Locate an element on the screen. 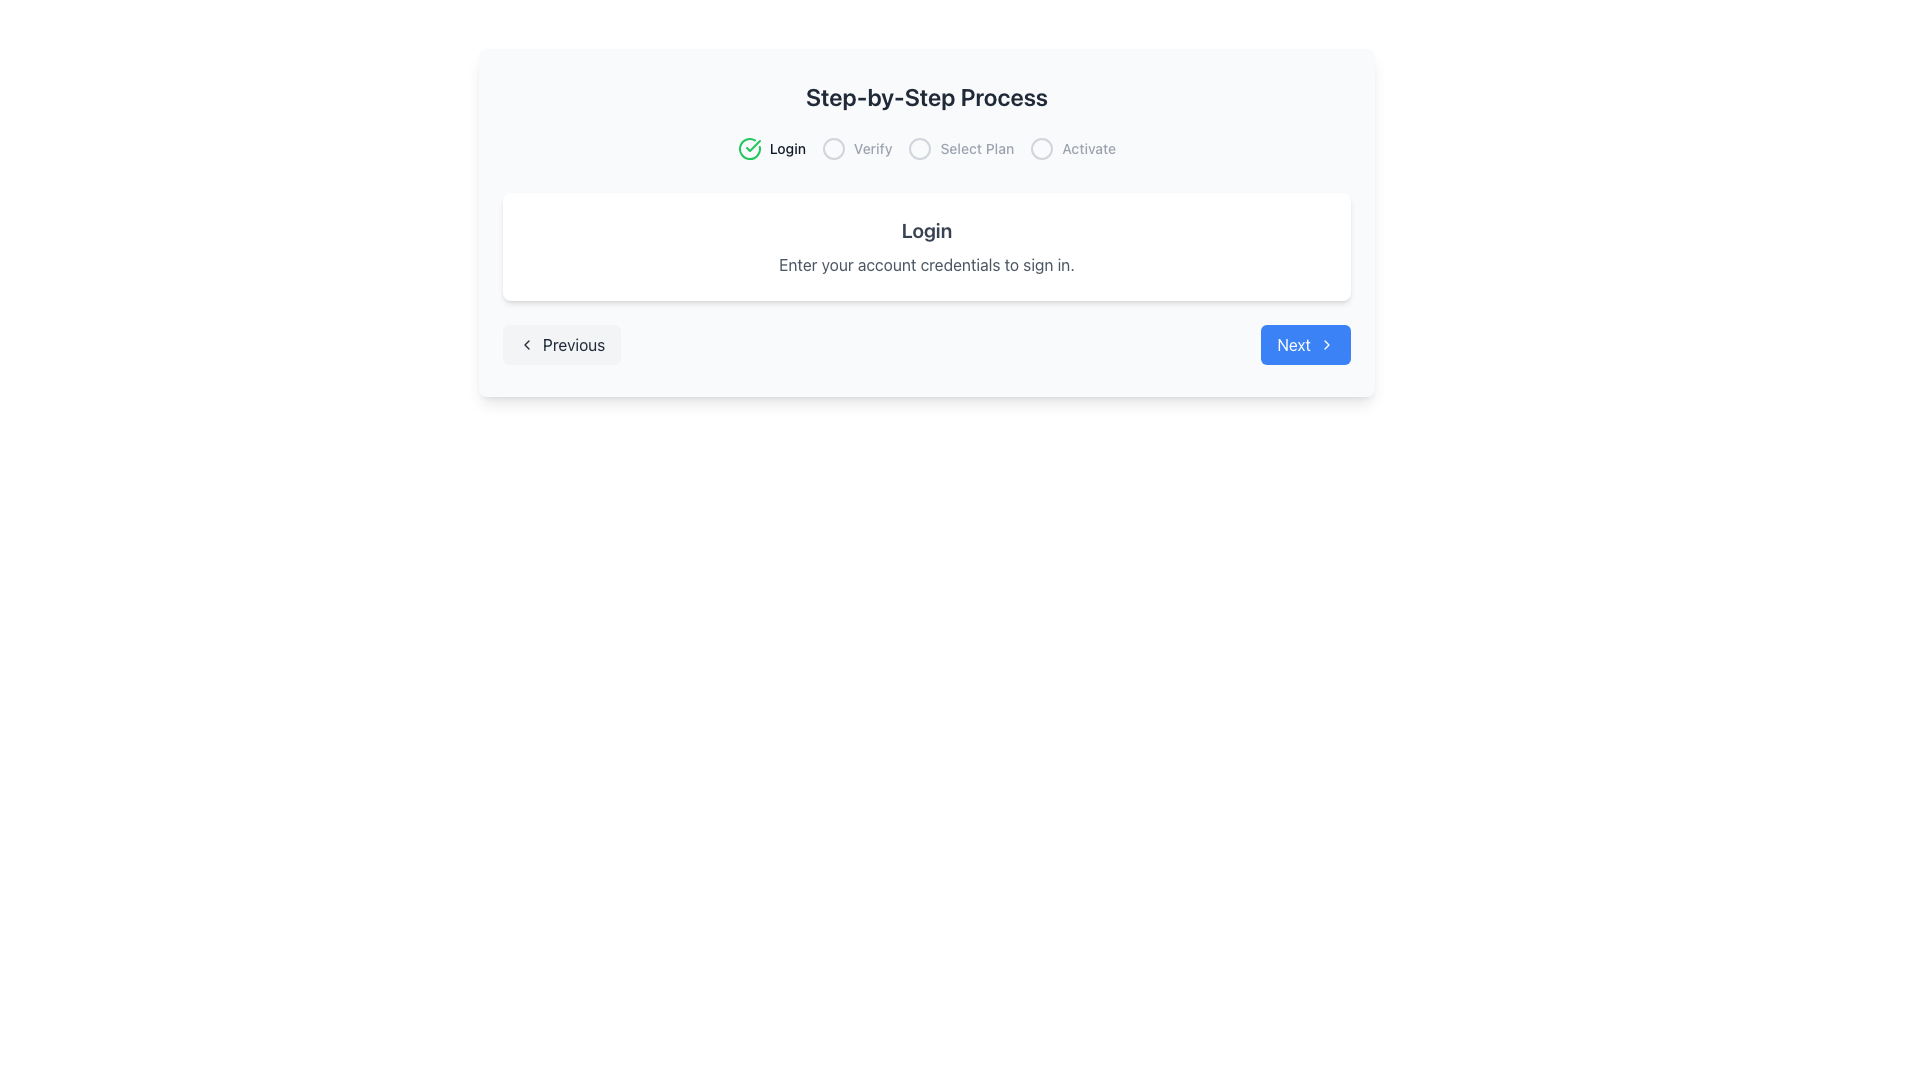 This screenshot has height=1080, width=1920. the fourth Circle graphic in the sequence above the text labeled 'Activate', which represents a step in a sequential process is located at coordinates (1041, 148).